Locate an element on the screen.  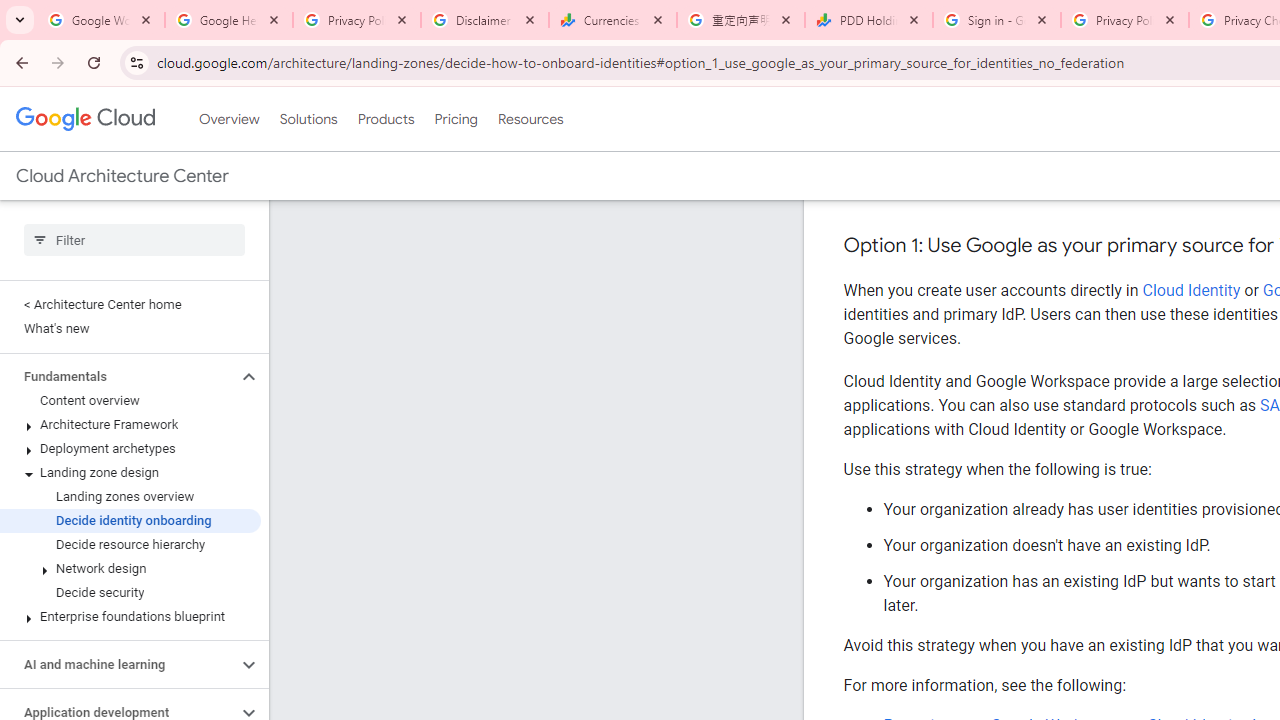
'Landing zones overview' is located at coordinates (129, 496).